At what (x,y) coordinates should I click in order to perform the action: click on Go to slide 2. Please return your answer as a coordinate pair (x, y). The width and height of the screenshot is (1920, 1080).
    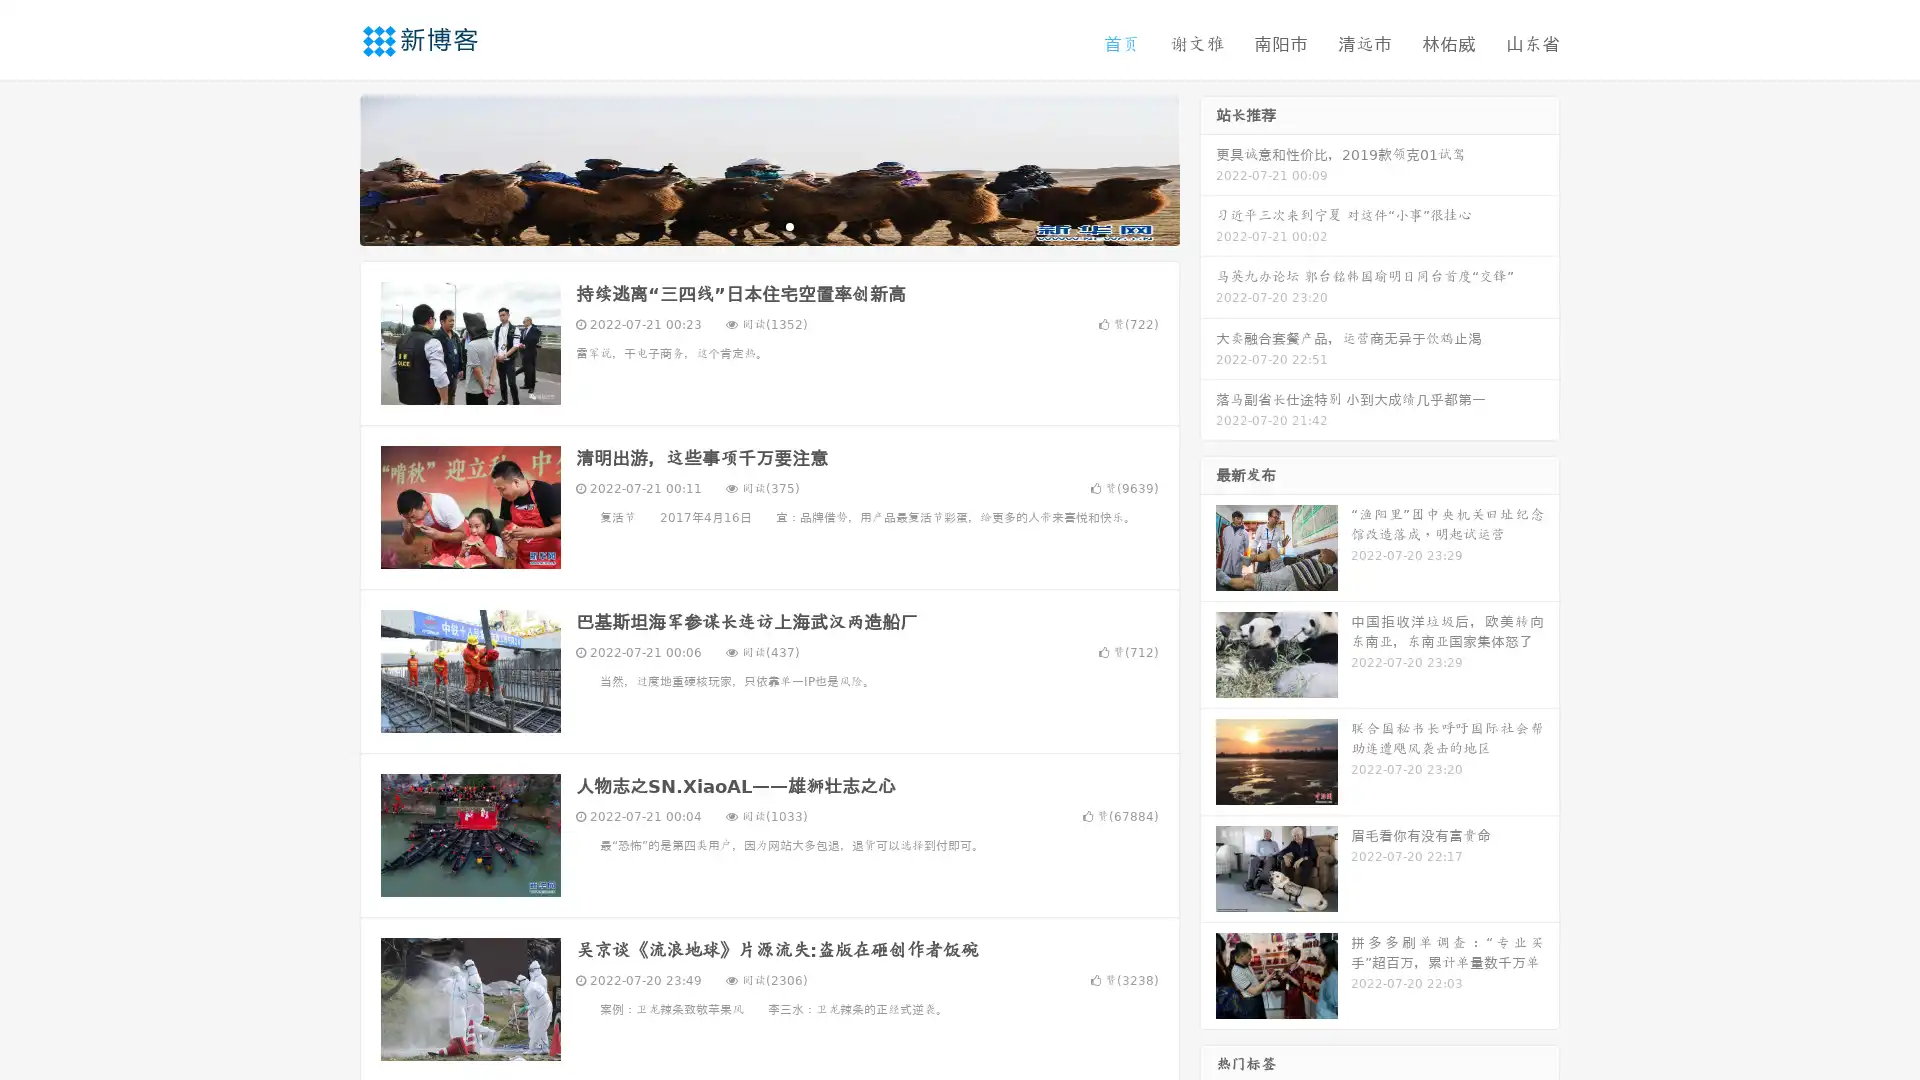
    Looking at the image, I should click on (768, 225).